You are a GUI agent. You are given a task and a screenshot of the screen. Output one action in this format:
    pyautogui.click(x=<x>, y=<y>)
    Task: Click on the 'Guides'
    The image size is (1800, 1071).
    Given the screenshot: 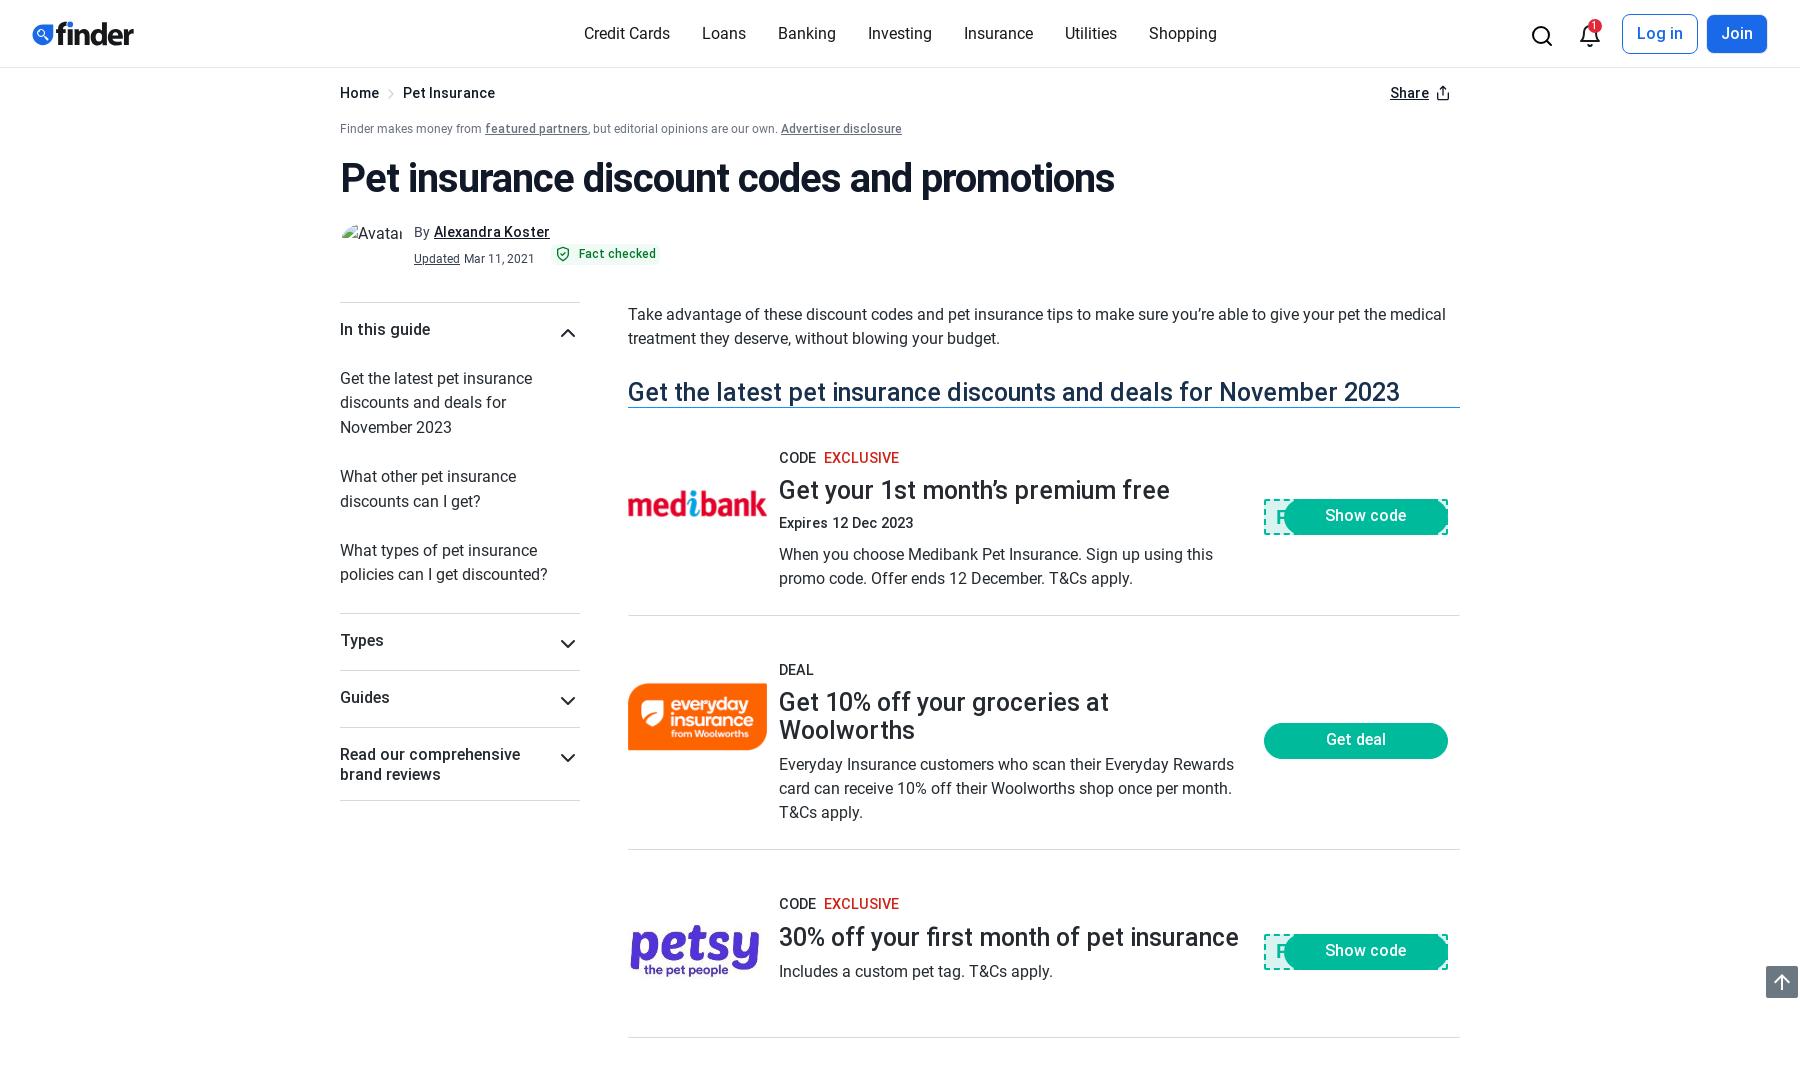 What is the action you would take?
    pyautogui.click(x=365, y=697)
    